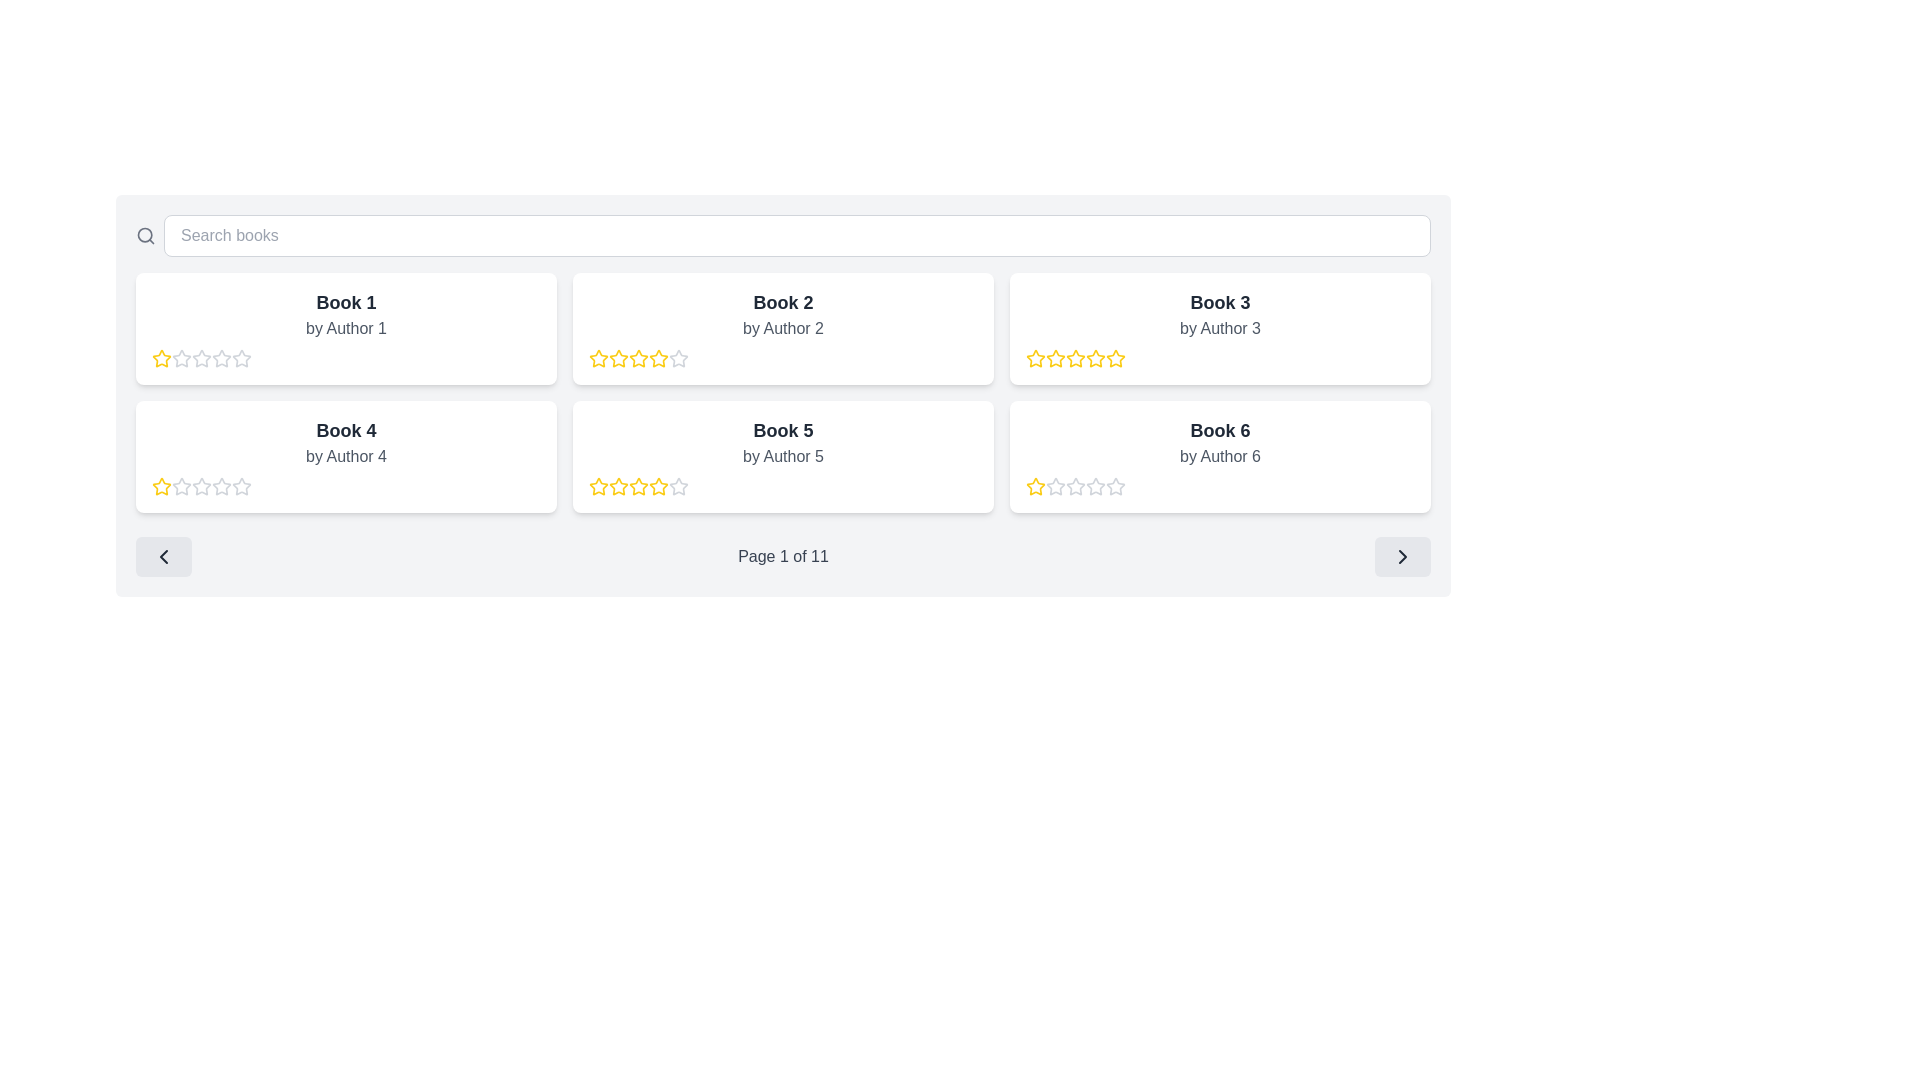  I want to click on the first star icon in the rating component of the 'Book 3' card, so click(1035, 357).